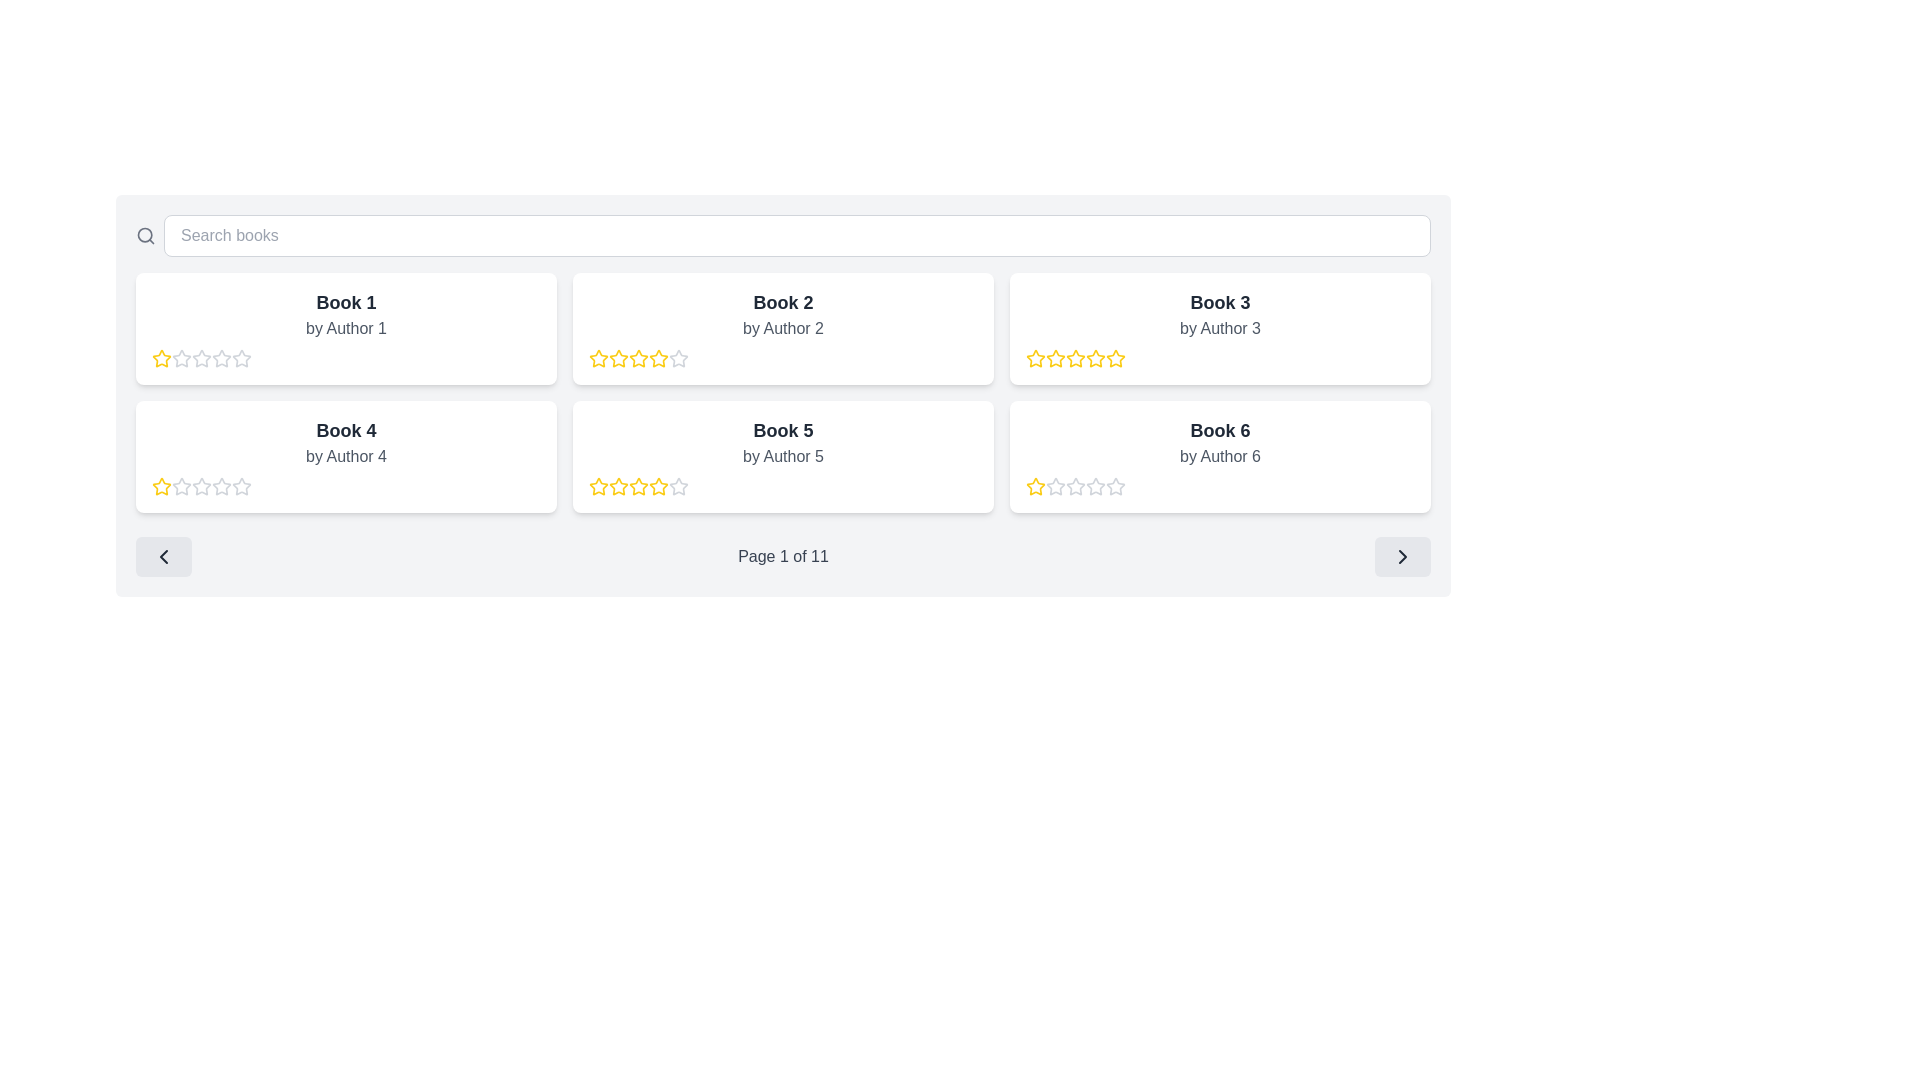  I want to click on the first star icon in the rating component of the 'Book 3' card, so click(1035, 357).